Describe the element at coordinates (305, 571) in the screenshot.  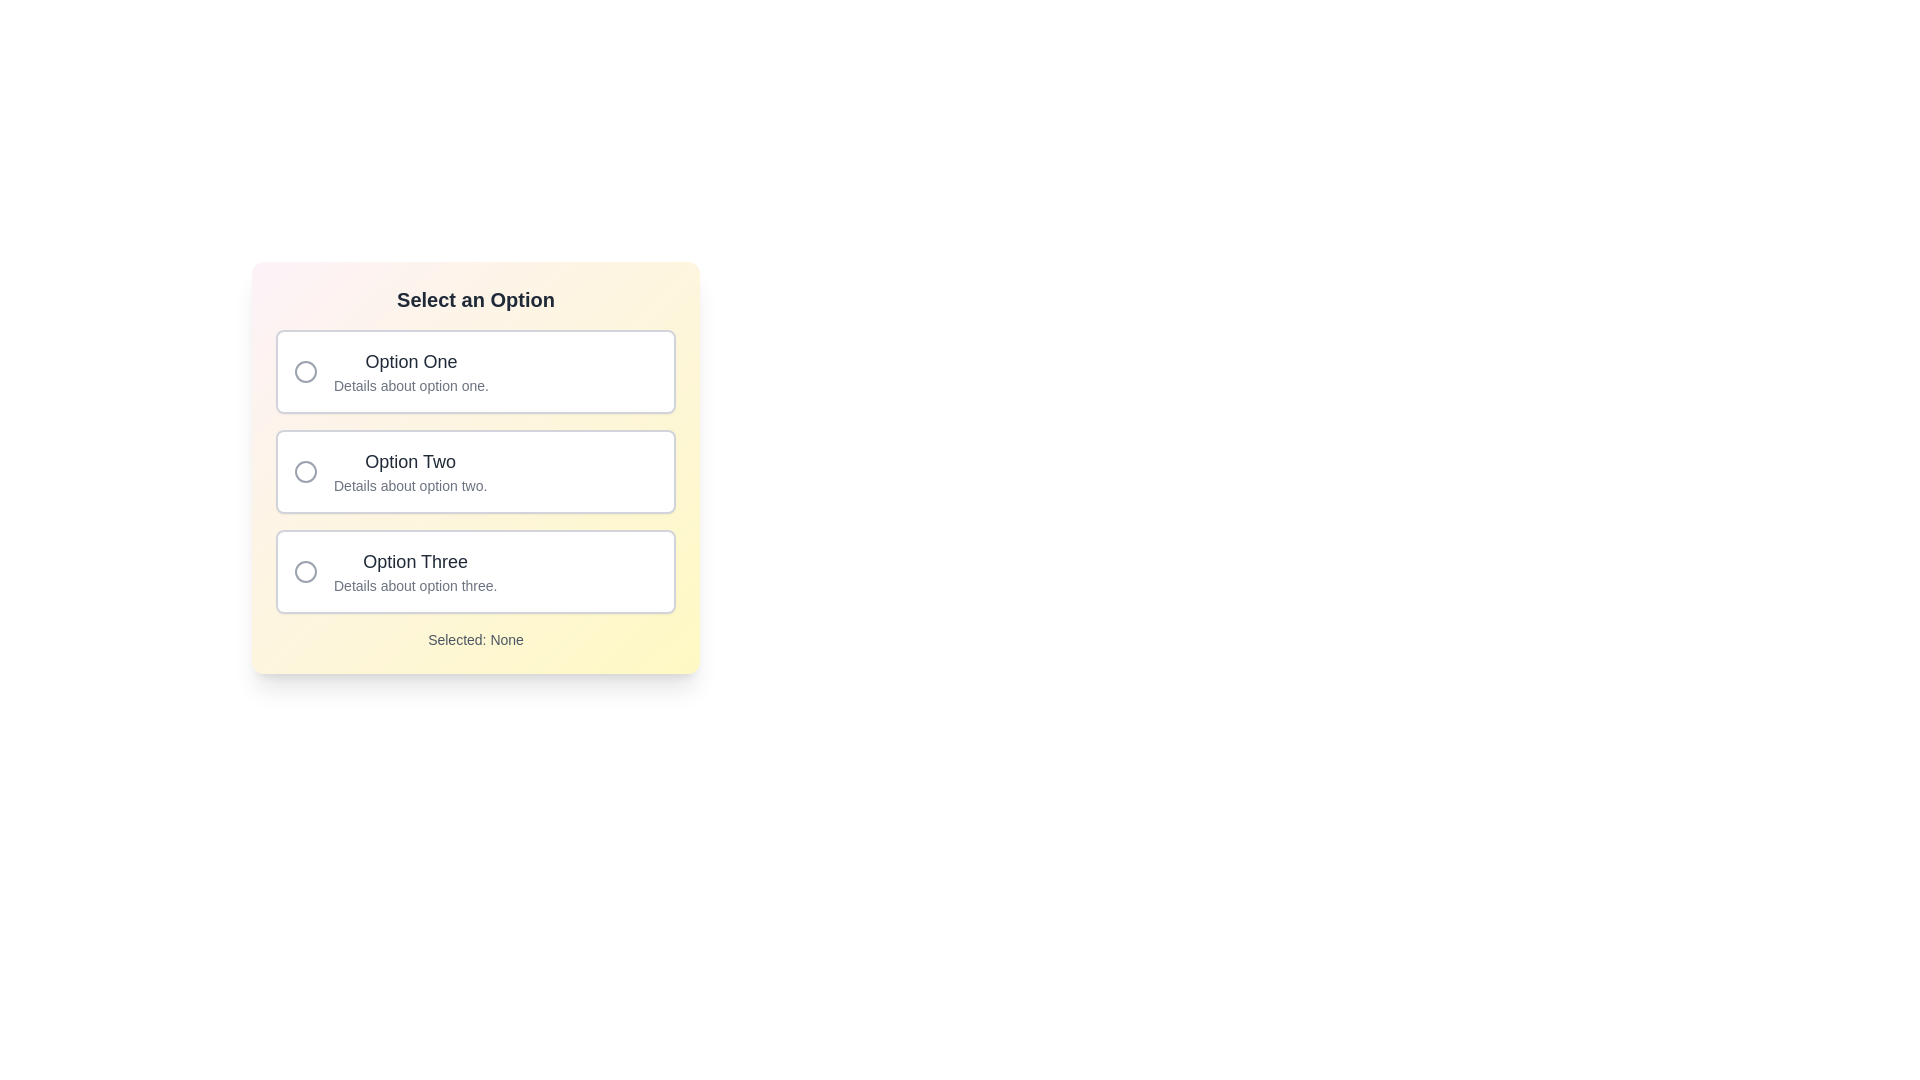
I see `the Selection Indicator of the Radio Button labeled 'Option Three' to trigger visual feedback` at that location.